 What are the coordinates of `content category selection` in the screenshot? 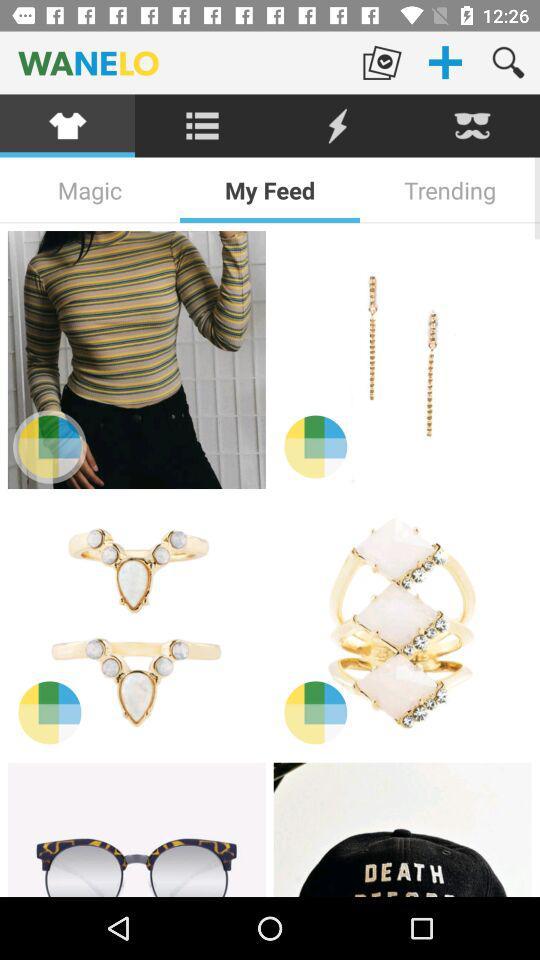 It's located at (67, 125).